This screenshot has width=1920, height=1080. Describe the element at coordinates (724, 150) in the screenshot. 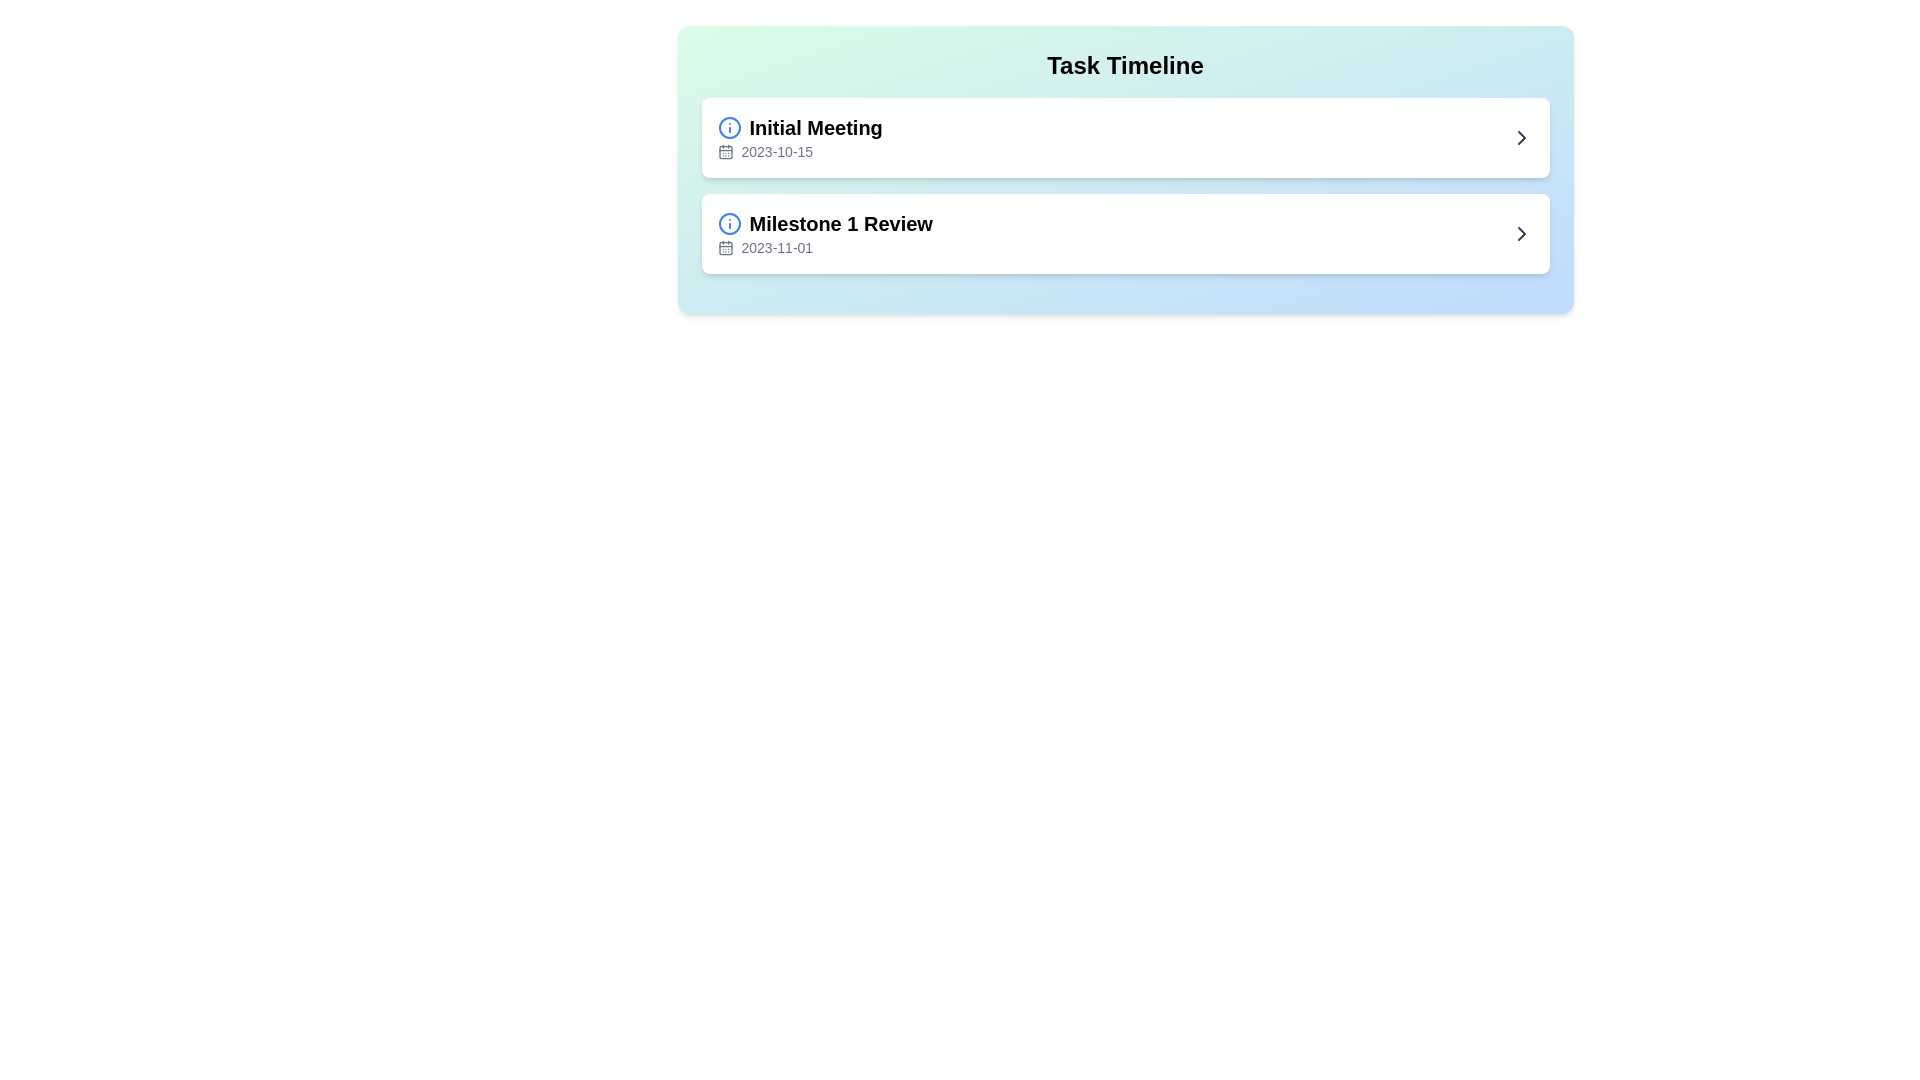

I see `the date calendar icon located to the left of the text '2023-10-15' in the first item of the task list titled 'Initial Meeting'` at that location.